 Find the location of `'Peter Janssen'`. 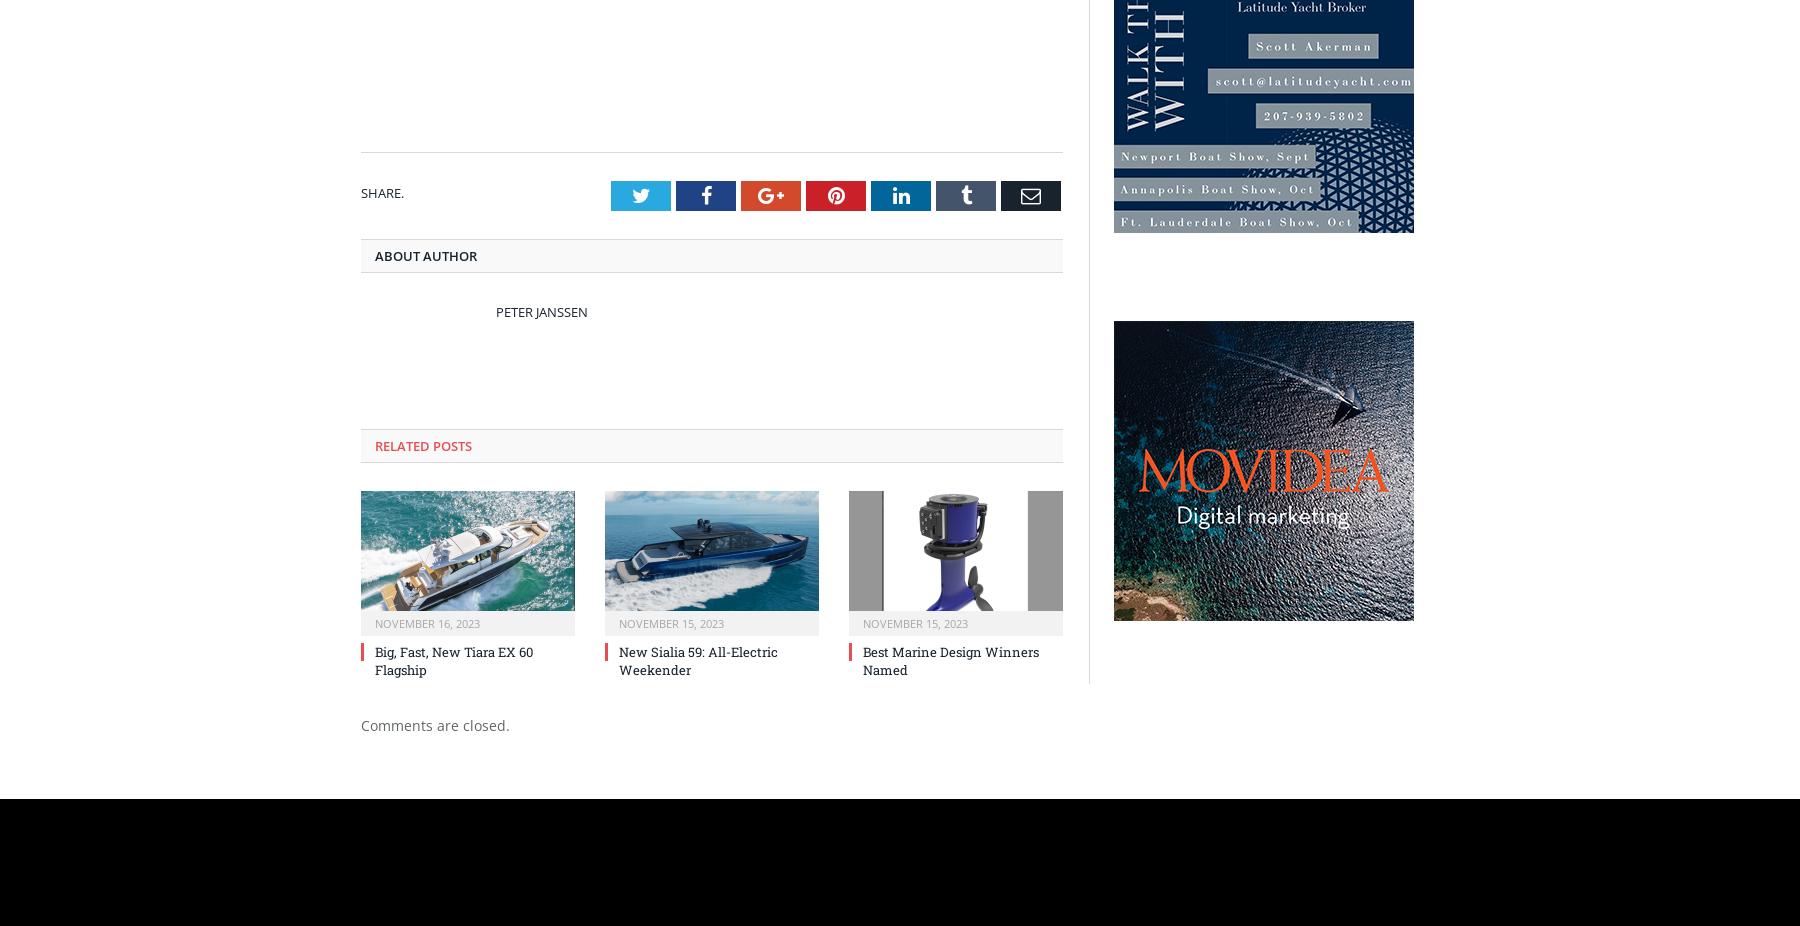

'Peter Janssen' is located at coordinates (540, 311).